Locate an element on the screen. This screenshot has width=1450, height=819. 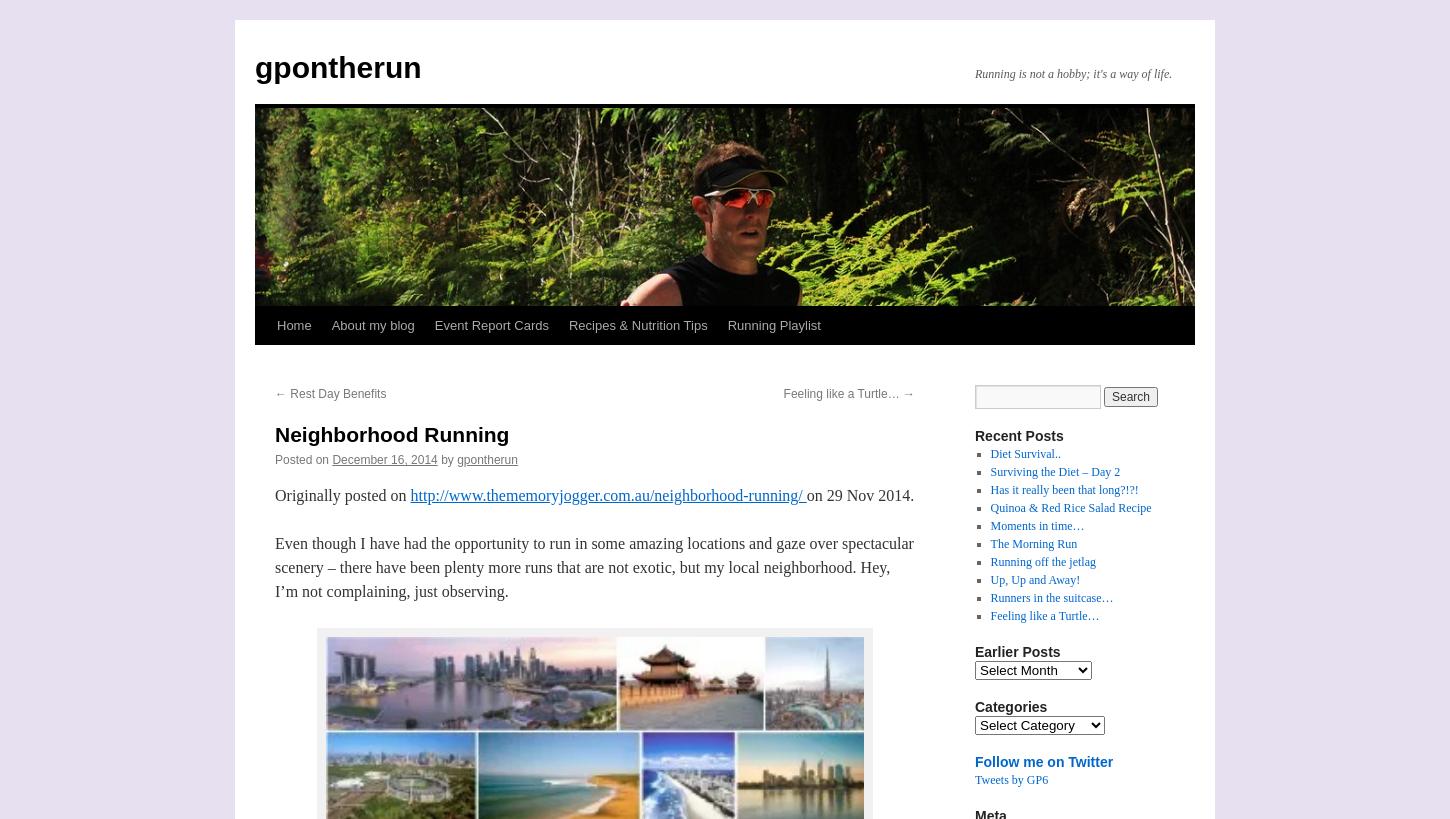
'Neighborhood Running' is located at coordinates (390, 434).